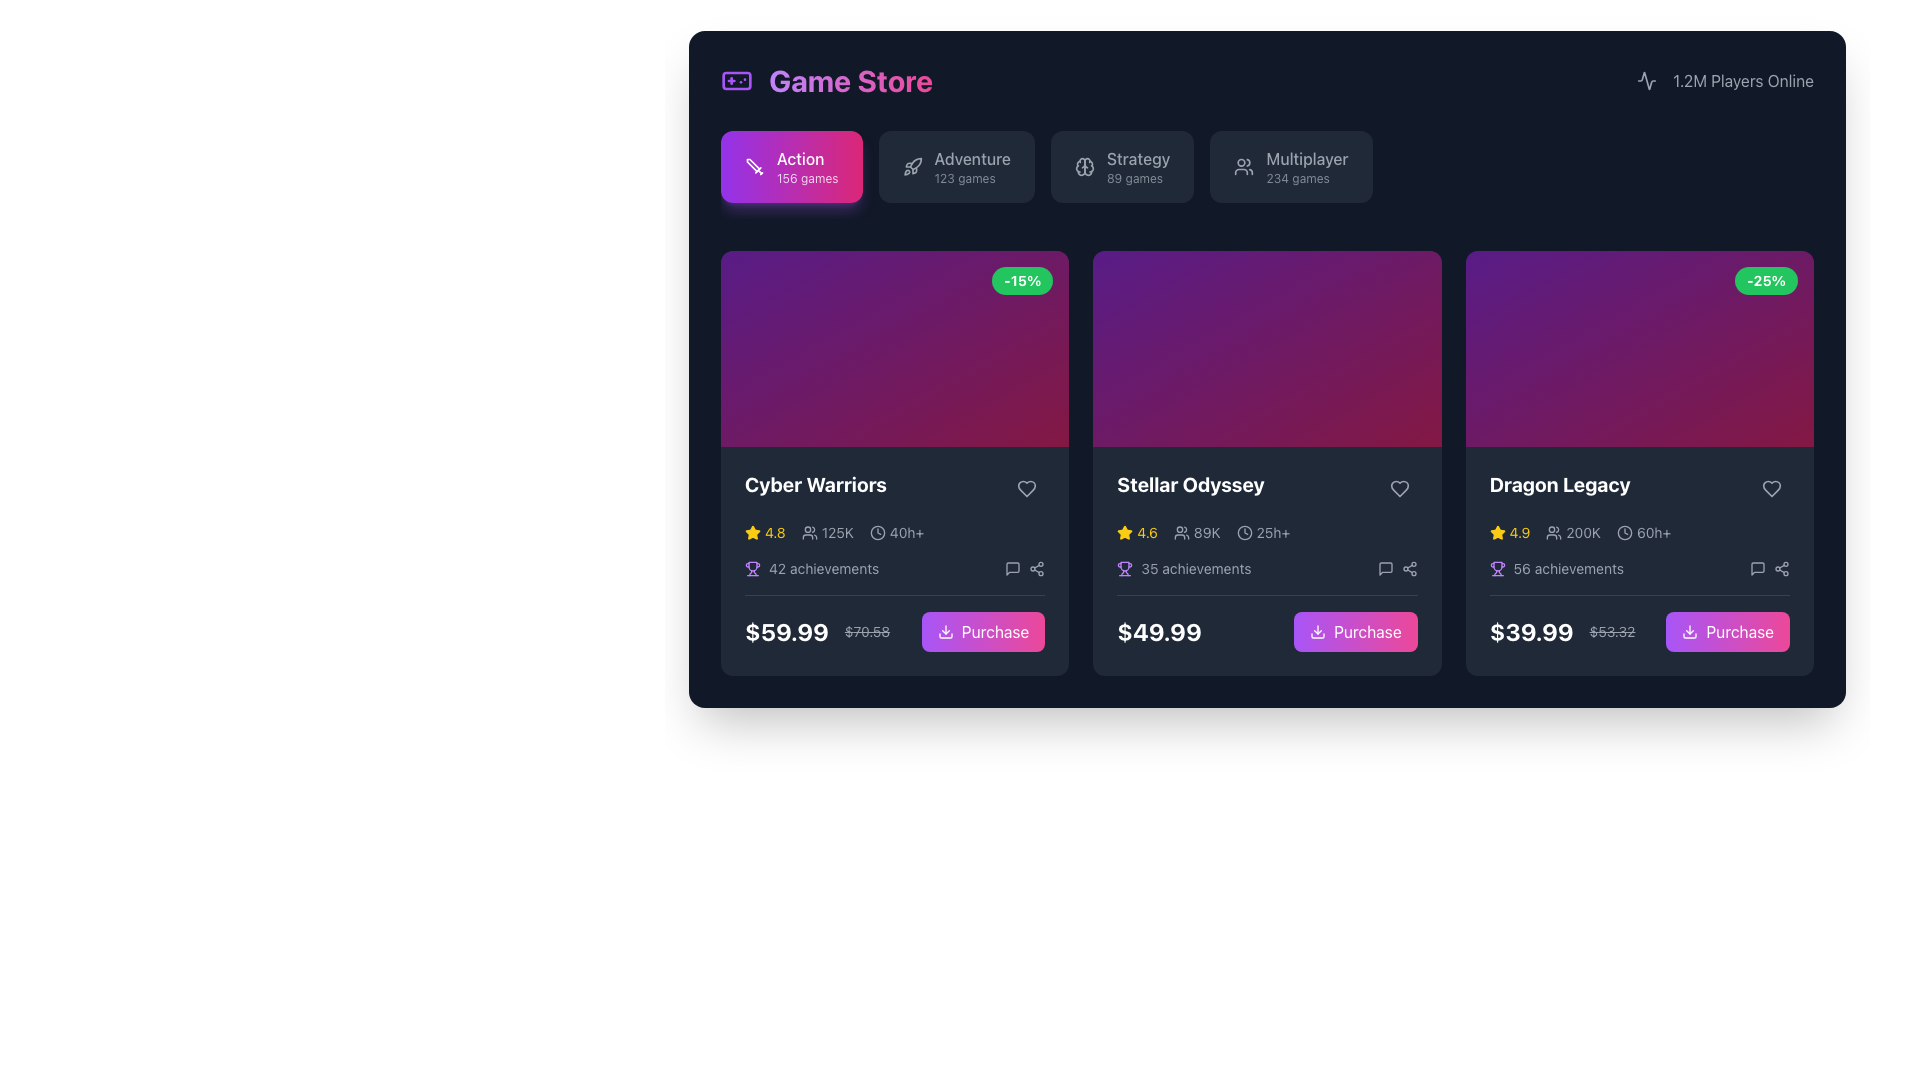 The image size is (1920, 1080). What do you see at coordinates (995, 631) in the screenshot?
I see `the 'Purchase' button with a gradient background in the Cyber Warriors card to trigger hover effects` at bounding box center [995, 631].